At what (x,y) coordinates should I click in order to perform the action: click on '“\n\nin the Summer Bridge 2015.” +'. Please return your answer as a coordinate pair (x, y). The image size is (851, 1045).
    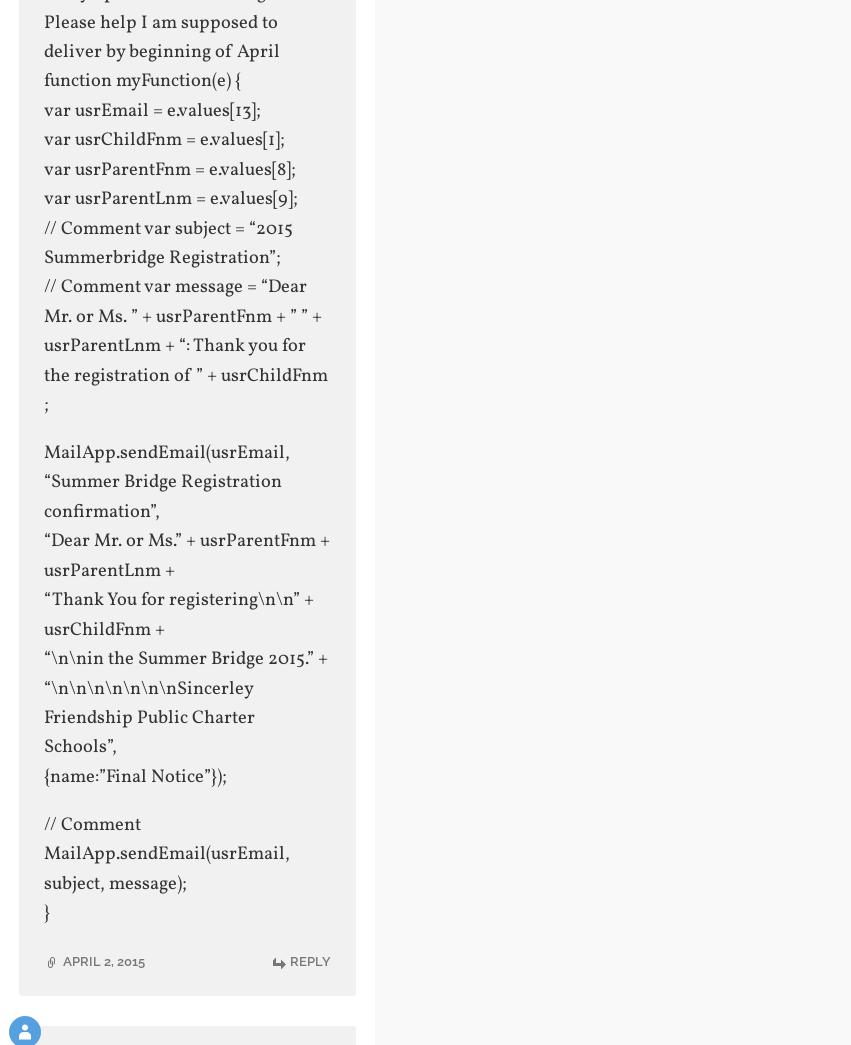
    Looking at the image, I should click on (184, 658).